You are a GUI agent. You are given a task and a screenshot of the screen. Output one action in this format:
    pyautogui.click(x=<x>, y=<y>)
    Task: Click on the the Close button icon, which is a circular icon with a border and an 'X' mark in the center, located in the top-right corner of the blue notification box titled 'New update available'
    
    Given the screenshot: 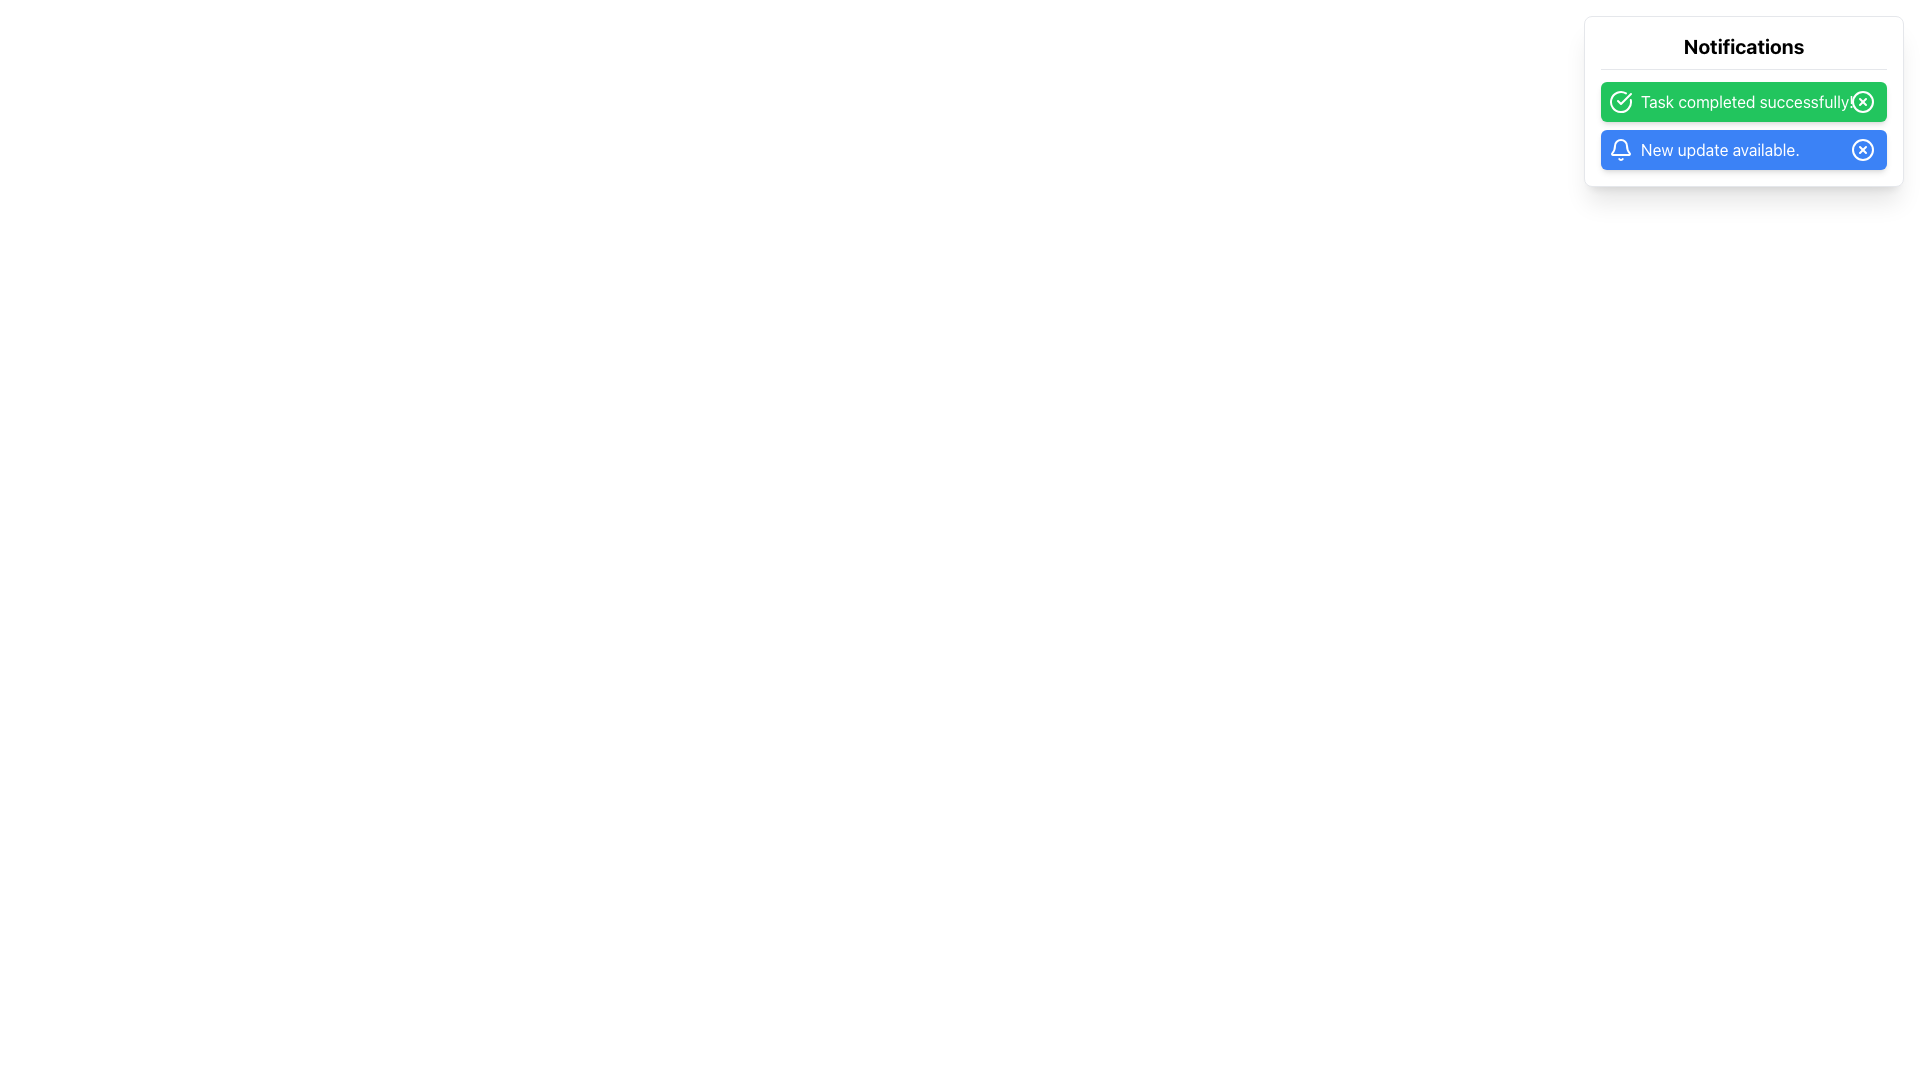 What is the action you would take?
    pyautogui.click(x=1861, y=149)
    